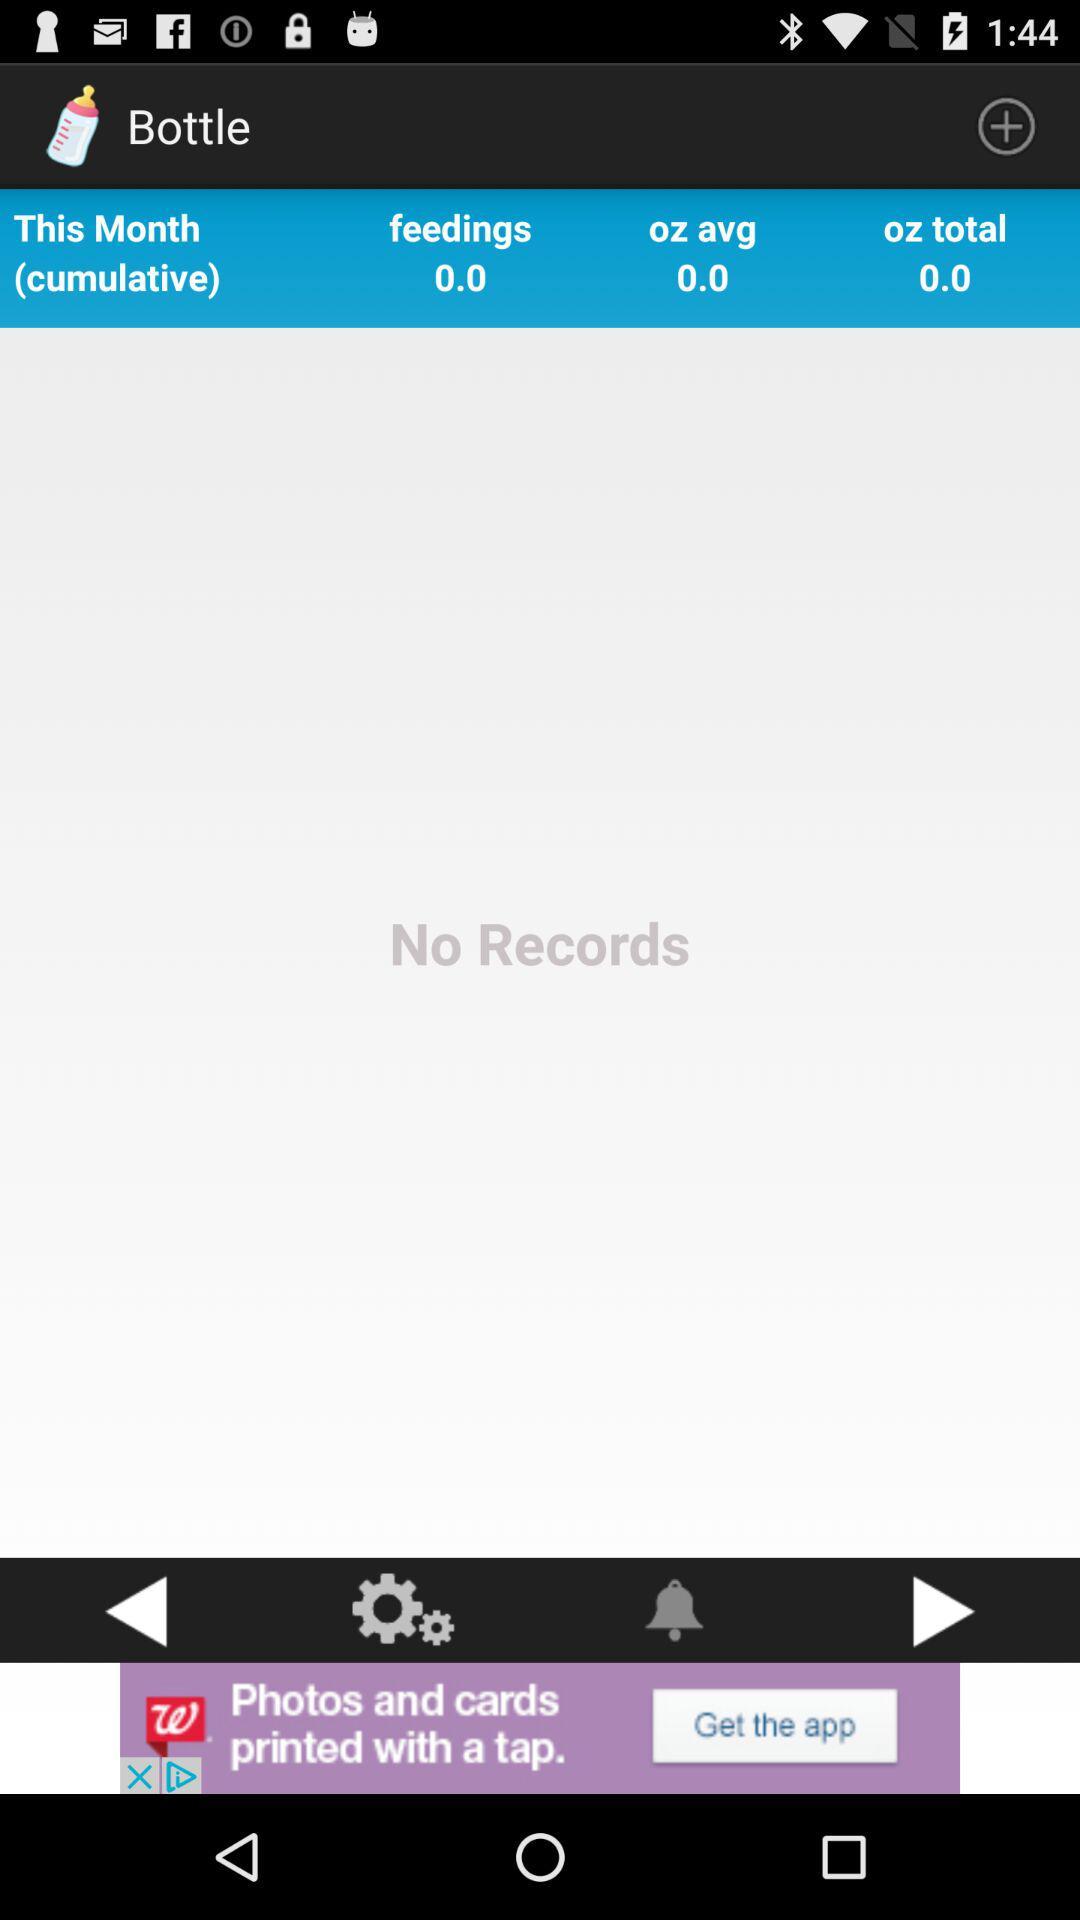 This screenshot has width=1080, height=1920. Describe the element at coordinates (945, 1610) in the screenshot. I see `next page arrow icon` at that location.